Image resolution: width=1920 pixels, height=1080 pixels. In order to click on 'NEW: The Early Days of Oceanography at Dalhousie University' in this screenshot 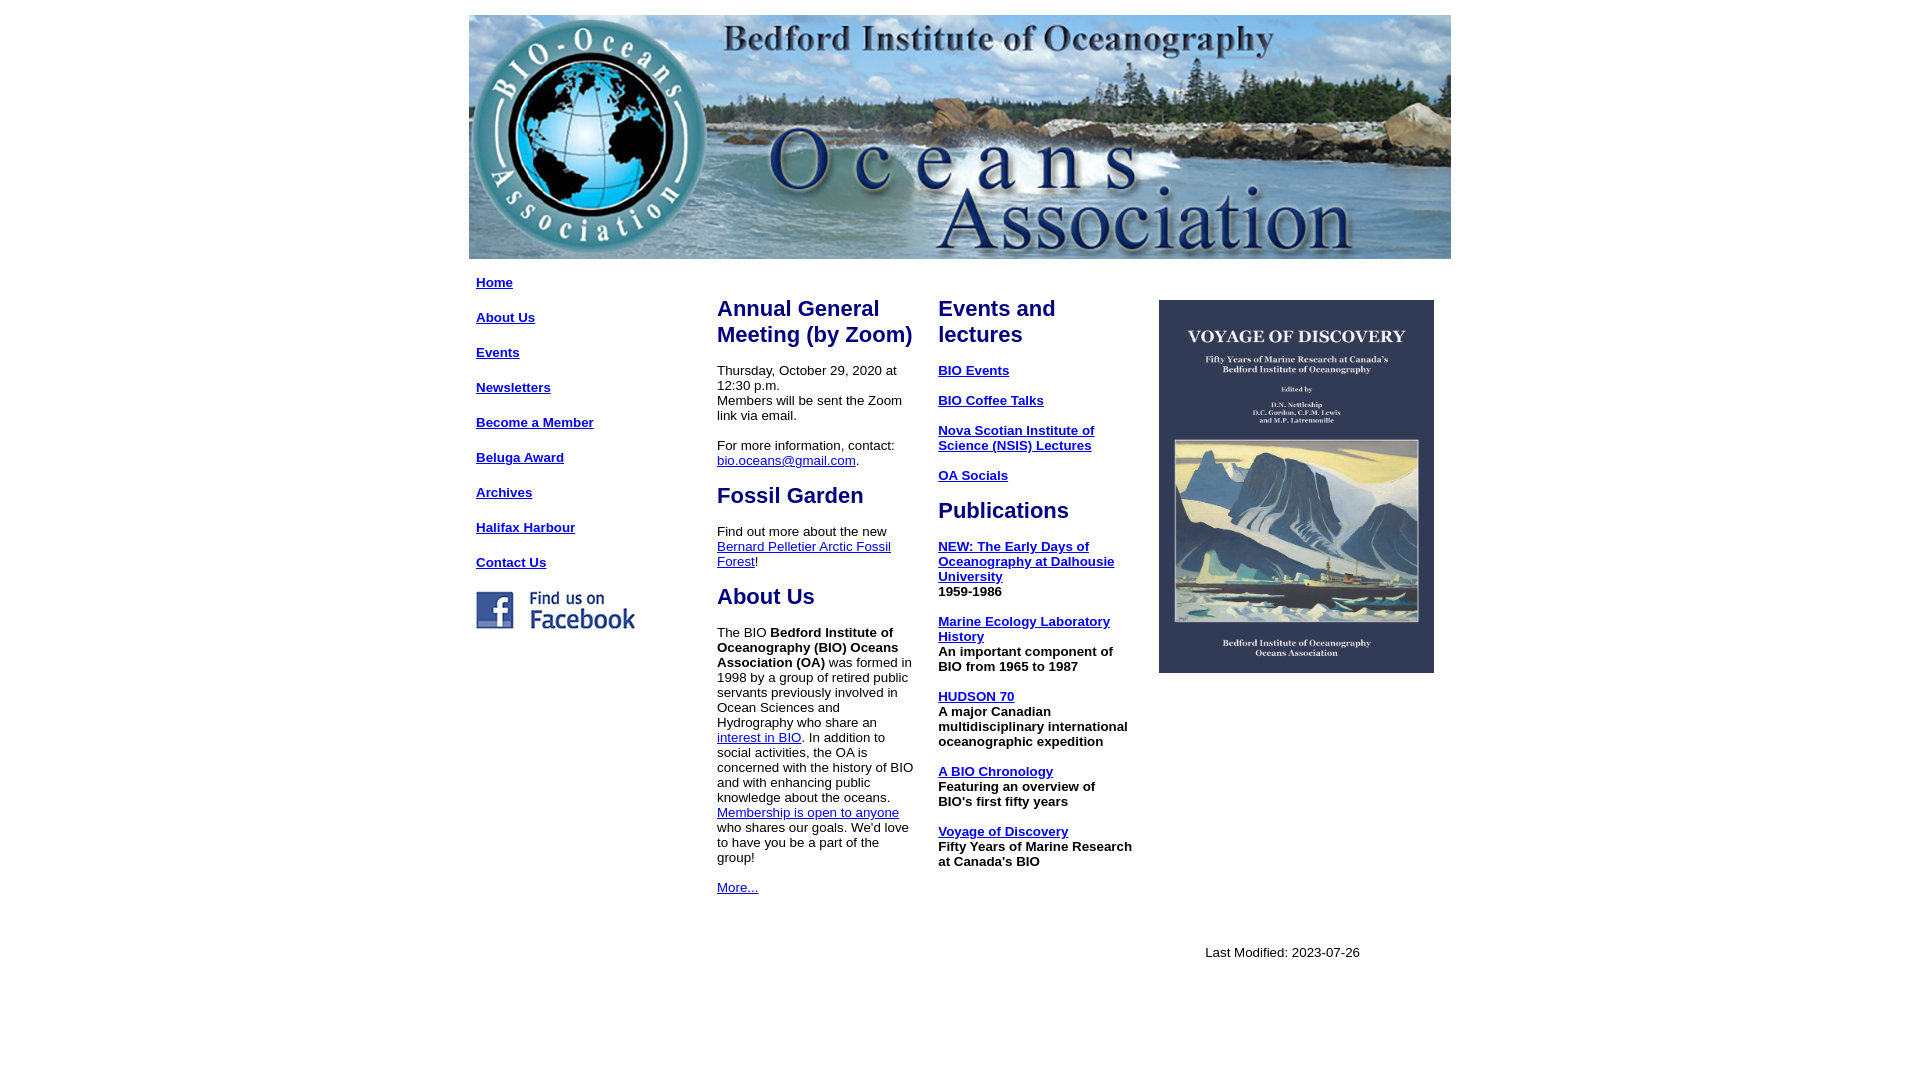, I will do `click(1026, 561)`.